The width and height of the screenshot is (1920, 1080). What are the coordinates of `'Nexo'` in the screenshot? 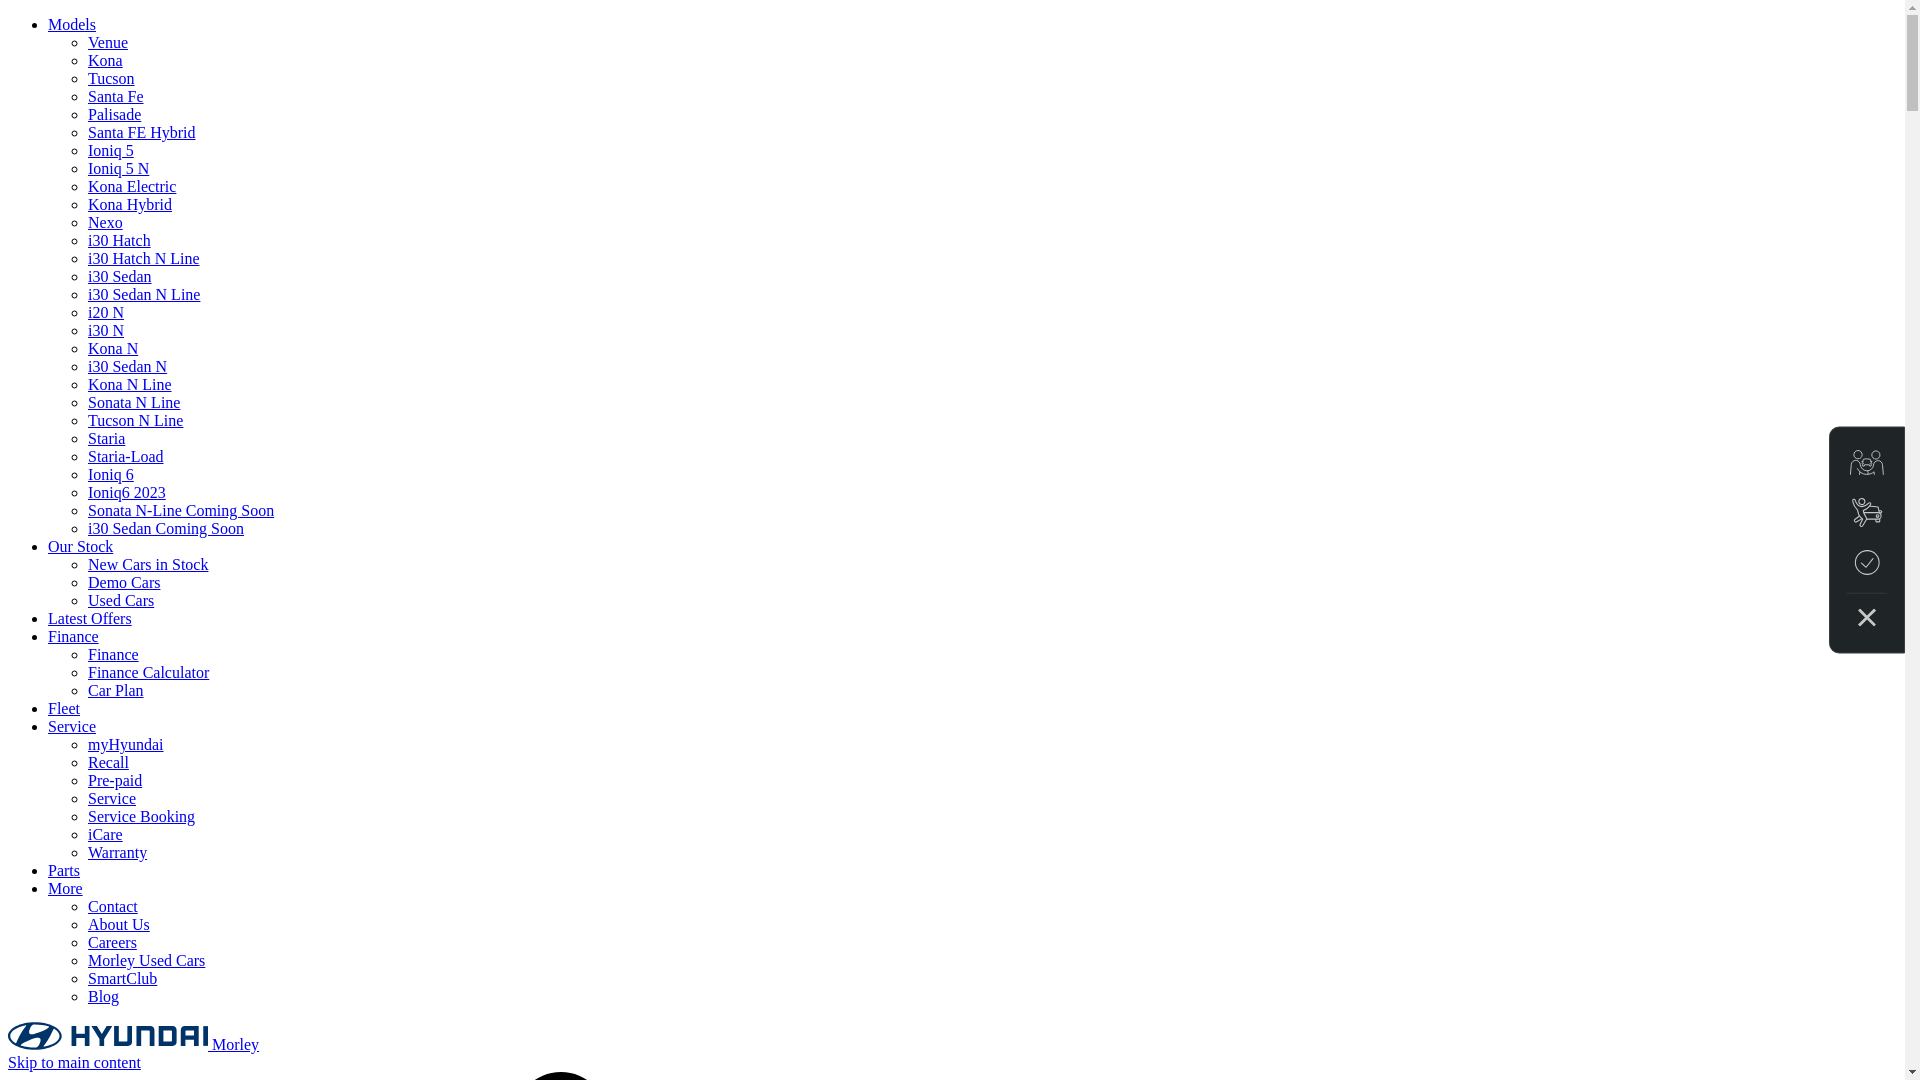 It's located at (104, 222).